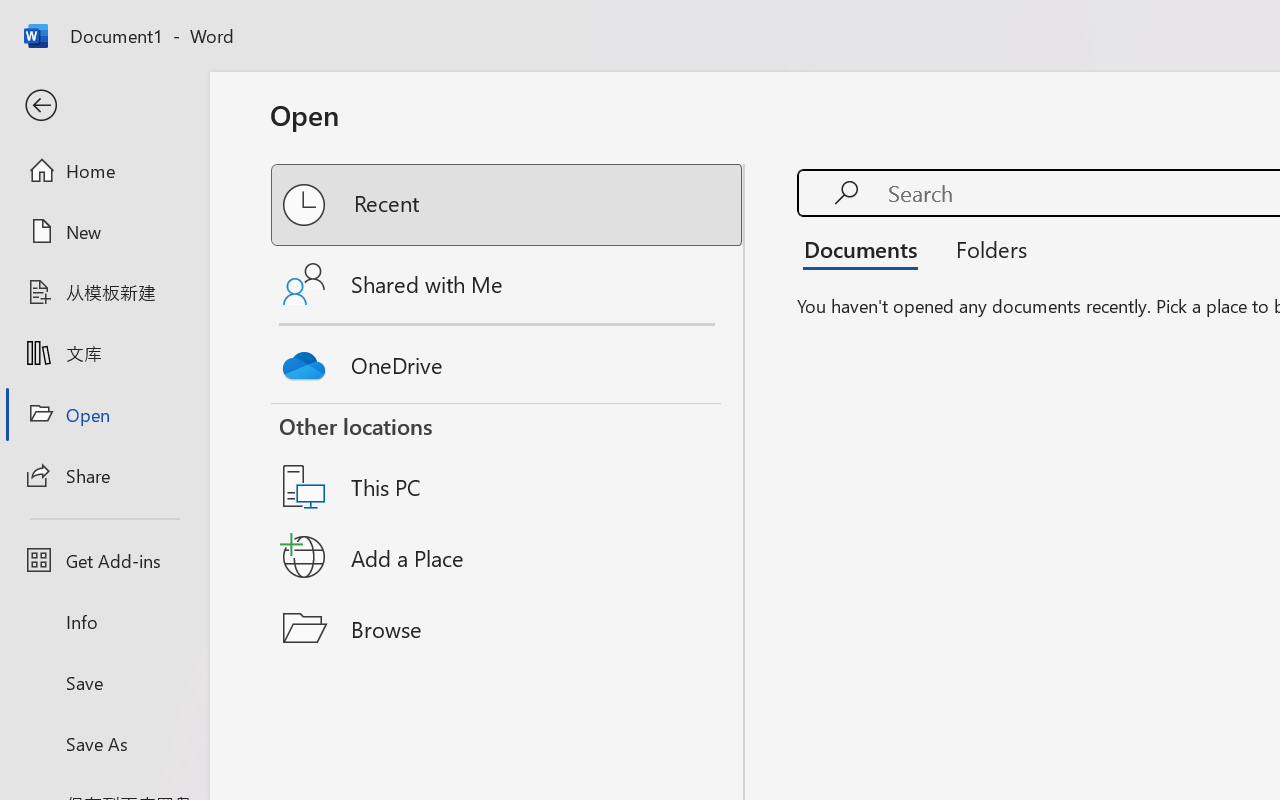 The image size is (1280, 800). Describe the element at coordinates (508, 360) in the screenshot. I see `'OneDrive'` at that location.